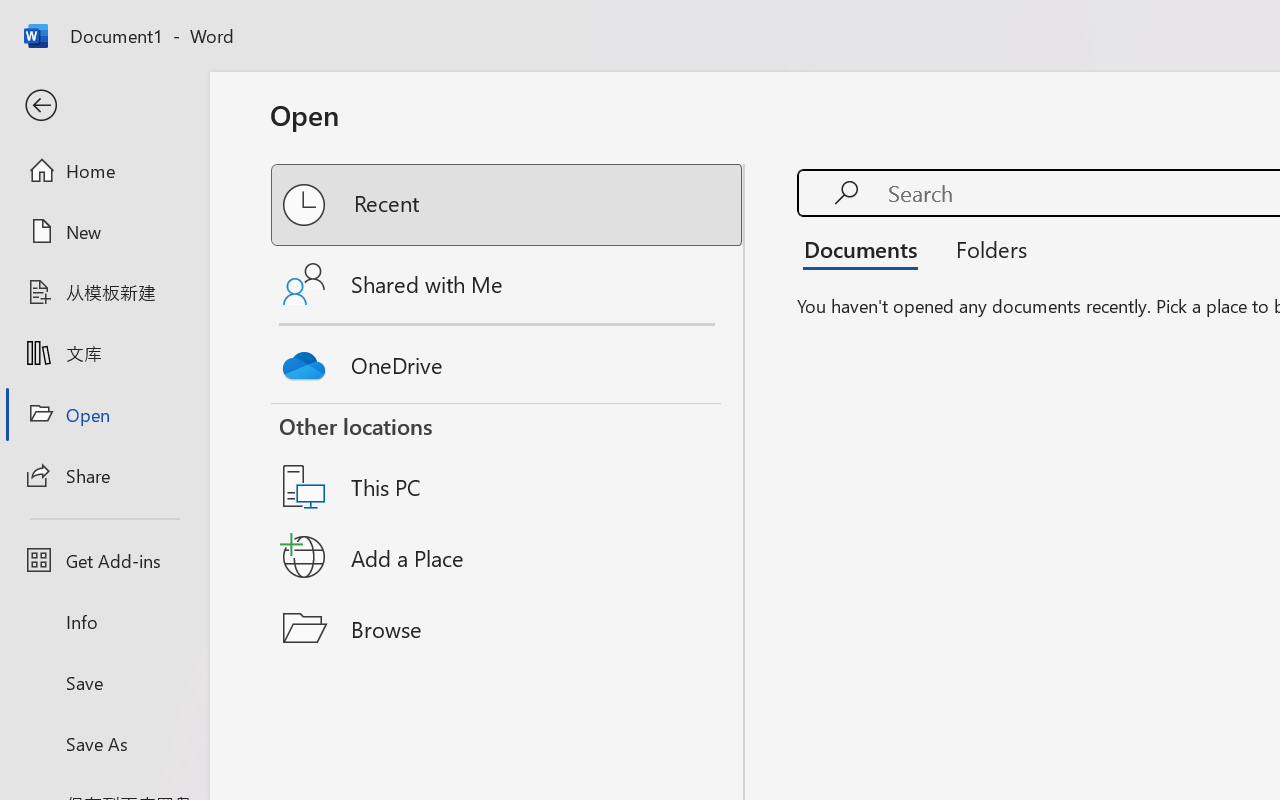 The image size is (1280, 800). Describe the element at coordinates (508, 360) in the screenshot. I see `'OneDrive'` at that location.